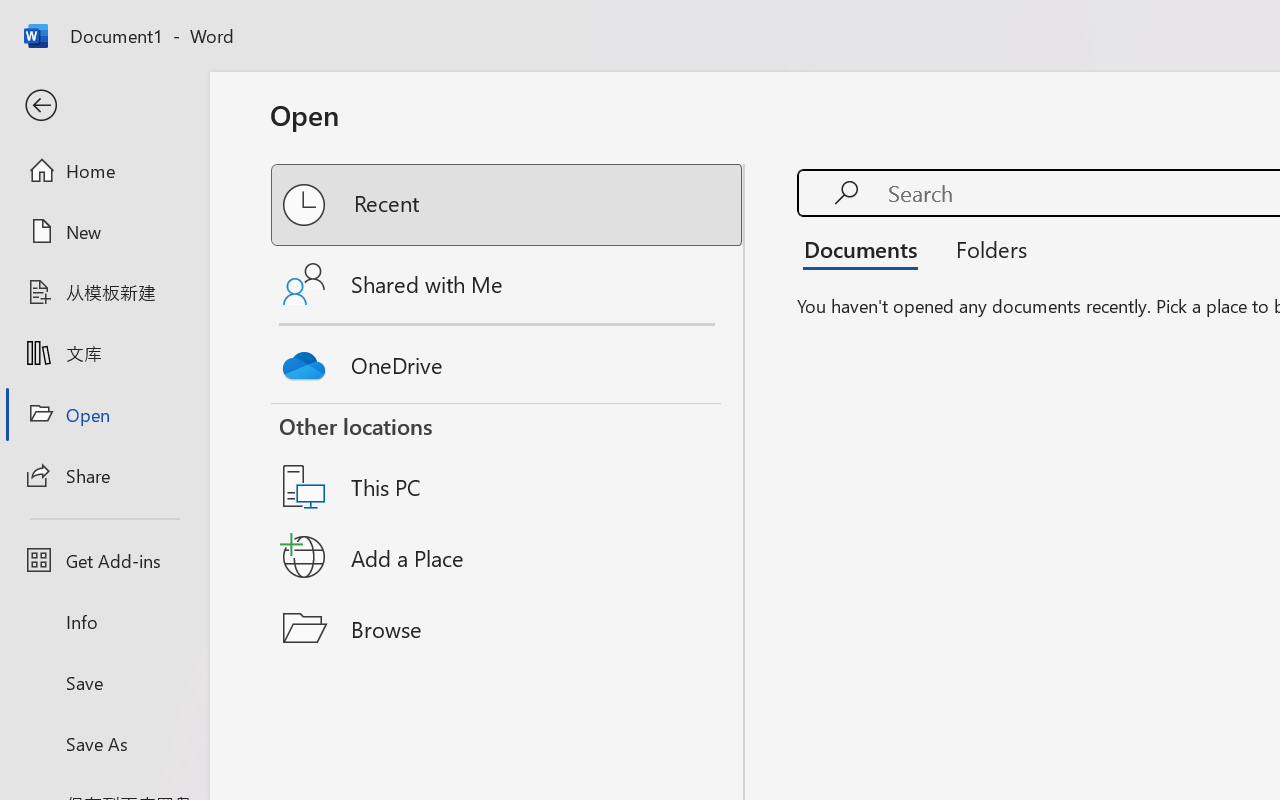 The image size is (1280, 800). Describe the element at coordinates (508, 360) in the screenshot. I see `'OneDrive'` at that location.